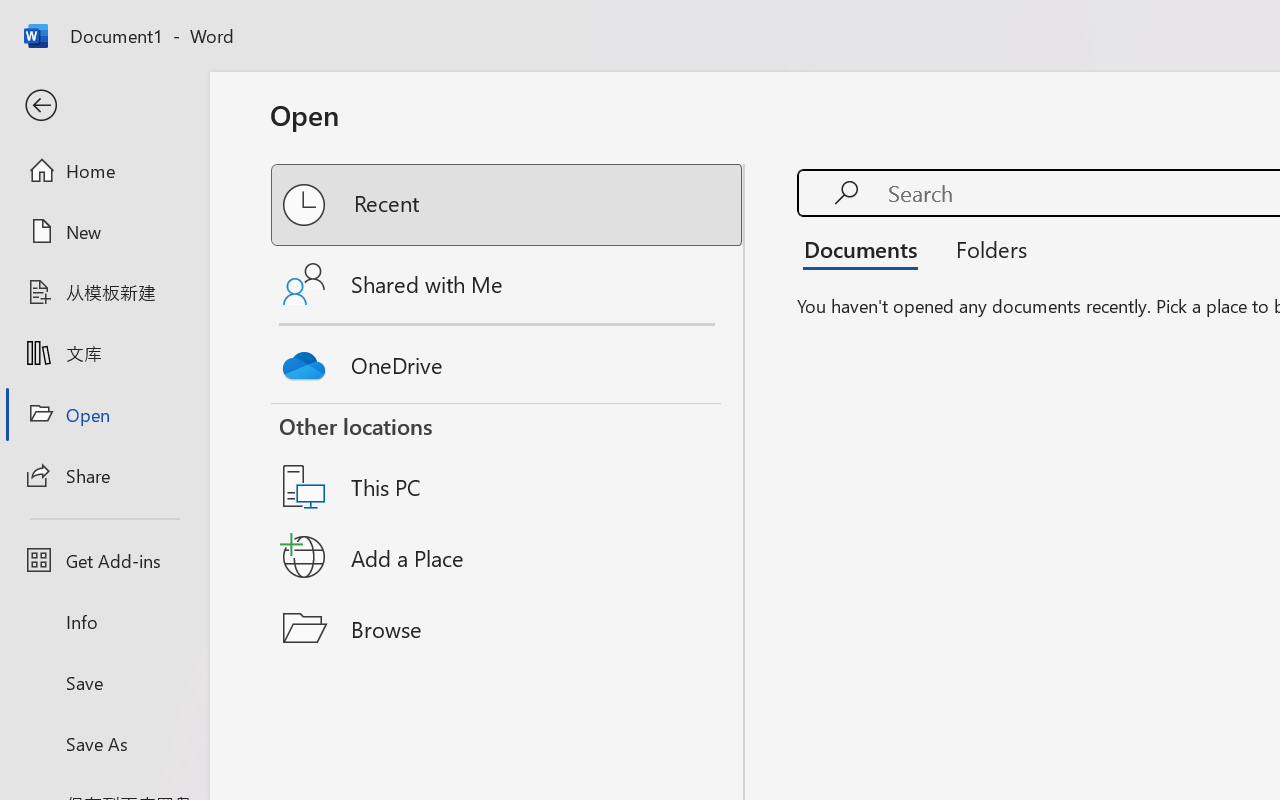 The image size is (1280, 800). Describe the element at coordinates (508, 360) in the screenshot. I see `'OneDrive'` at that location.